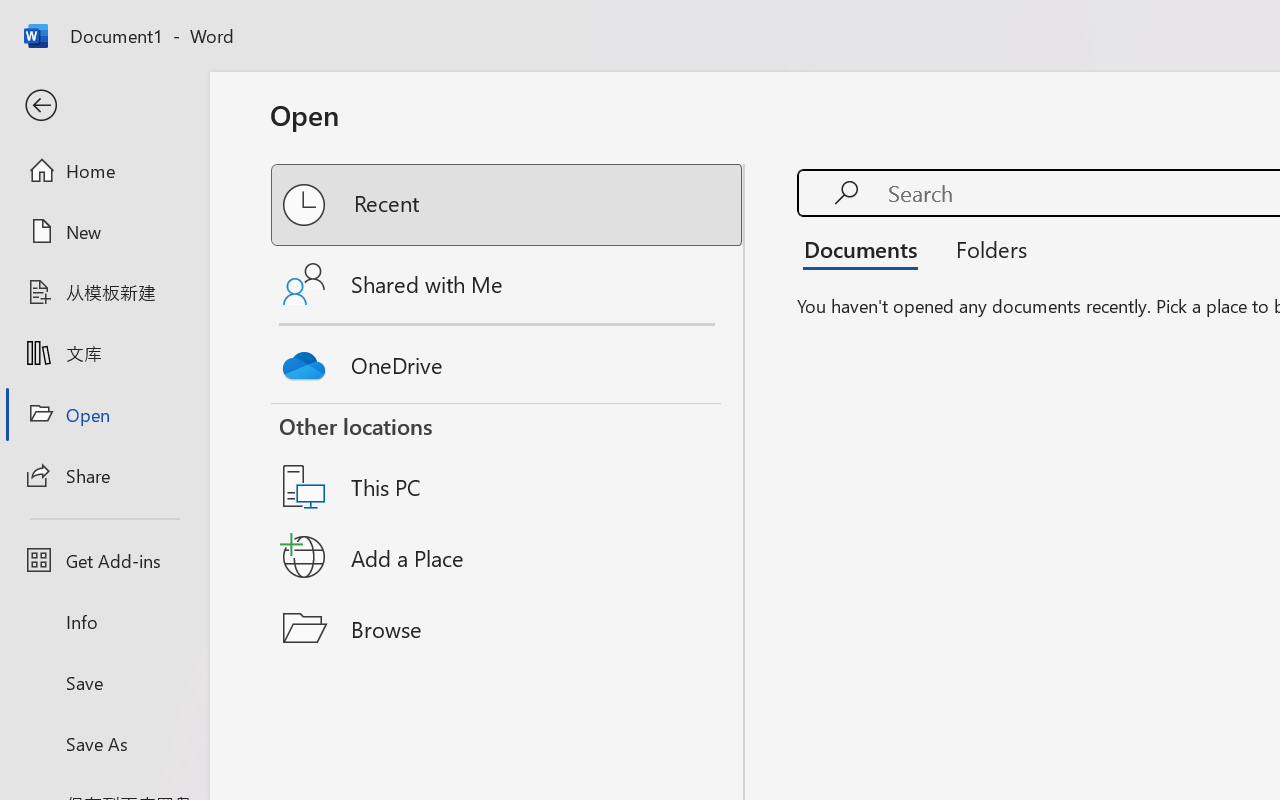 The image size is (1280, 800). Describe the element at coordinates (508, 360) in the screenshot. I see `'OneDrive'` at that location.